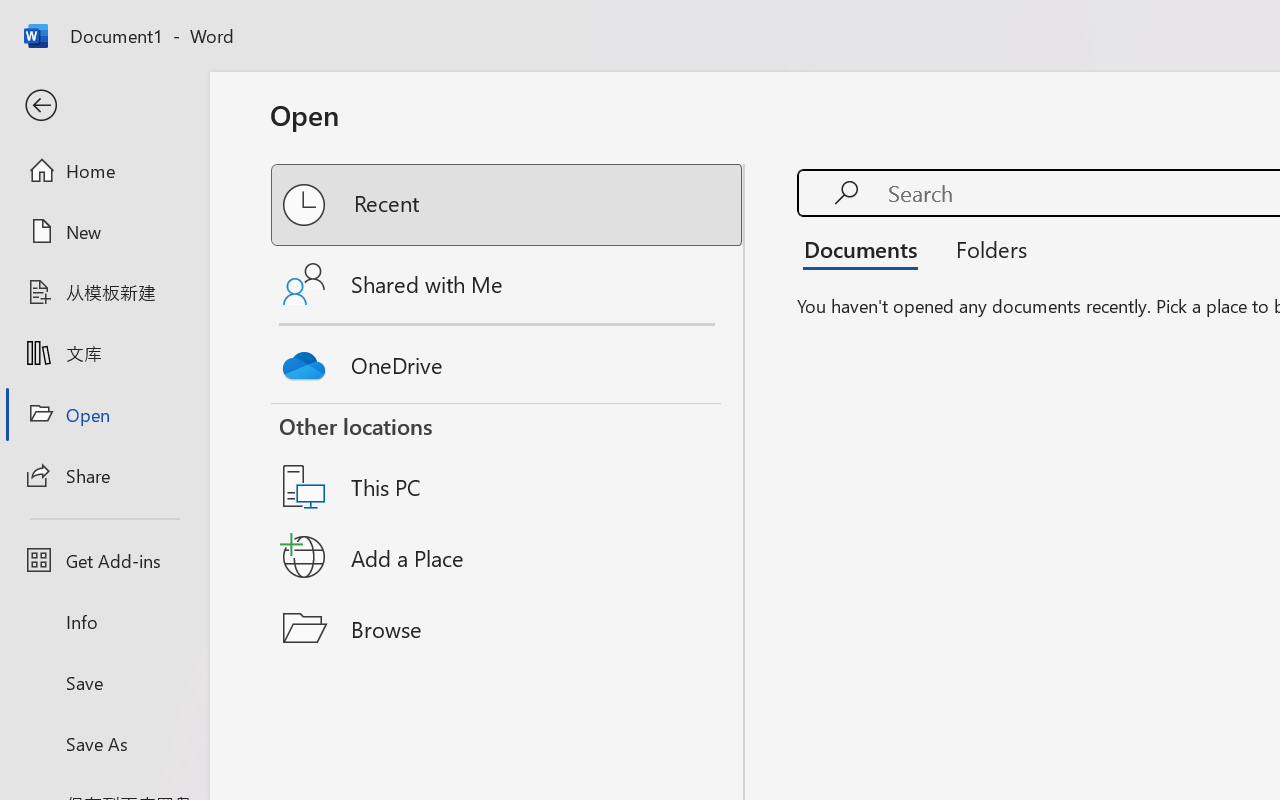 The image size is (1280, 800). Describe the element at coordinates (508, 360) in the screenshot. I see `'OneDrive'` at that location.